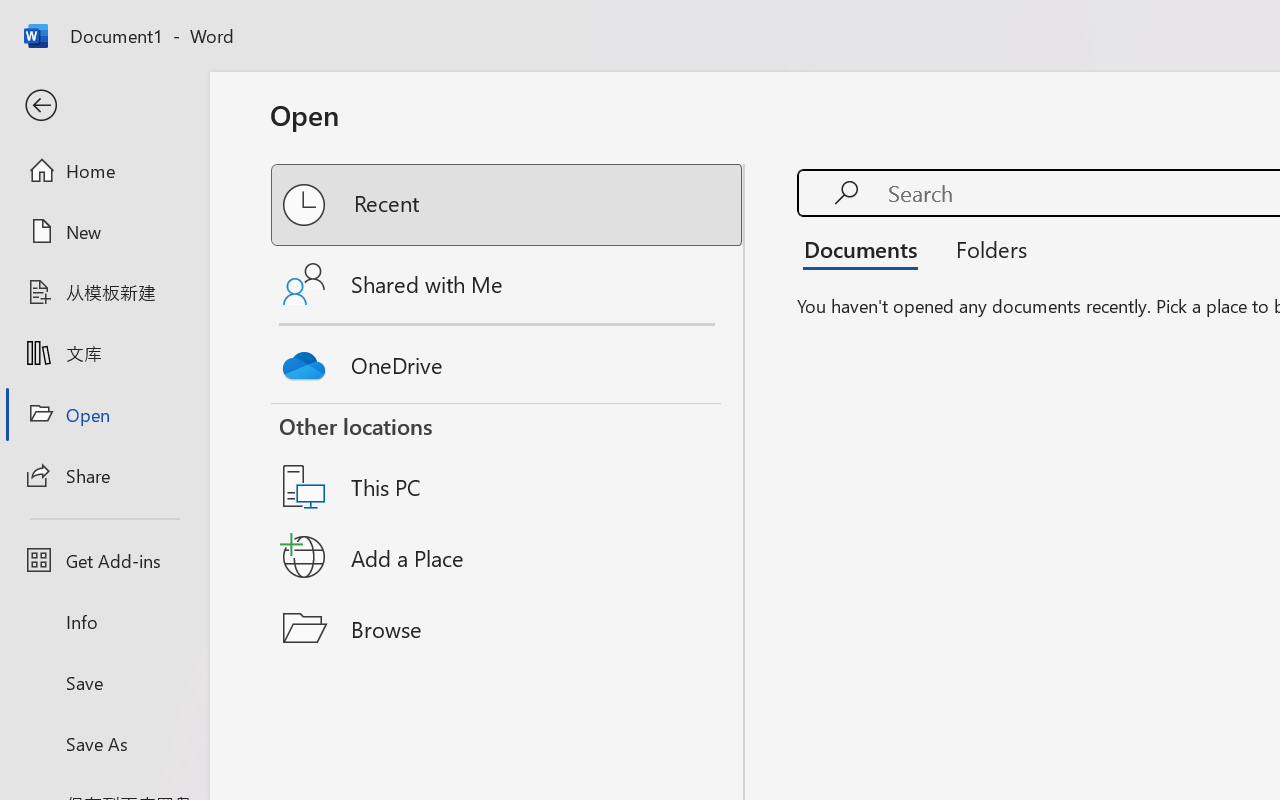 The image size is (1280, 800). Describe the element at coordinates (508, 360) in the screenshot. I see `'OneDrive'` at that location.